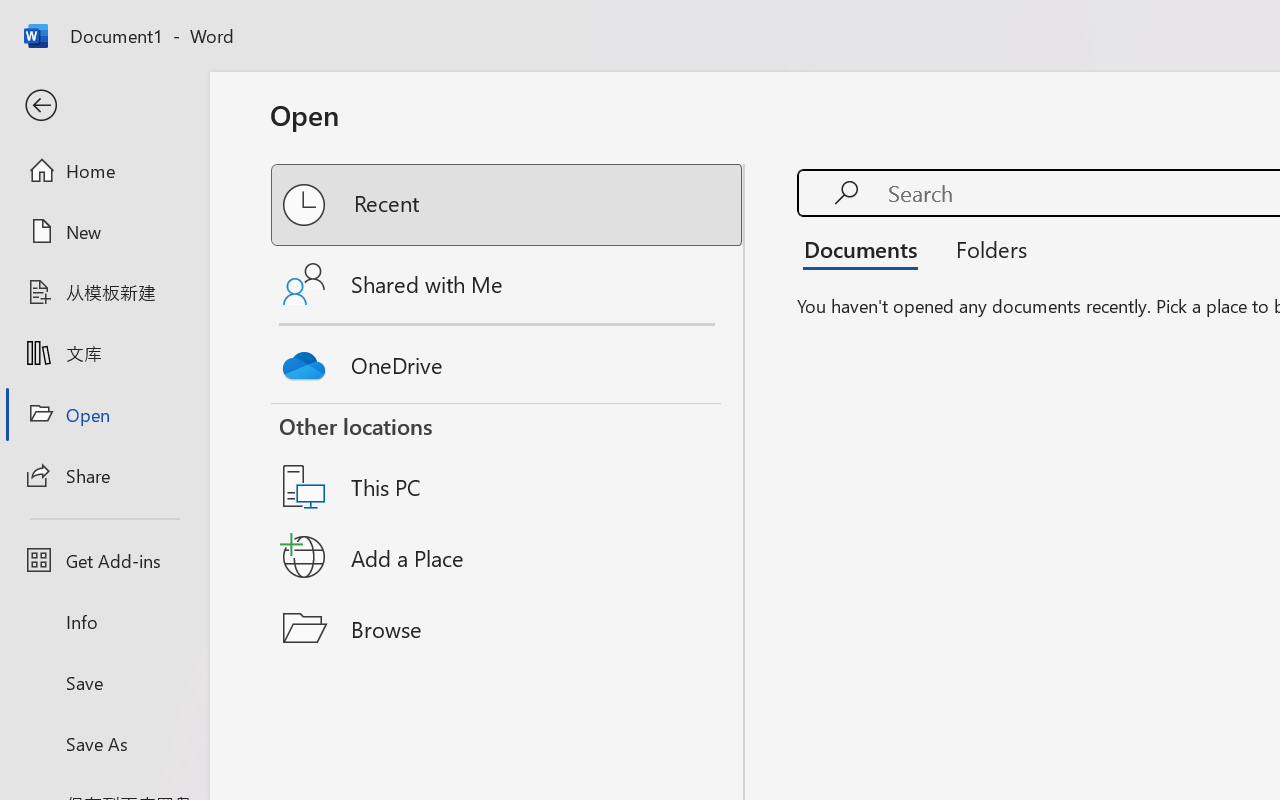 The image size is (1280, 800). Describe the element at coordinates (508, 360) in the screenshot. I see `'OneDrive'` at that location.